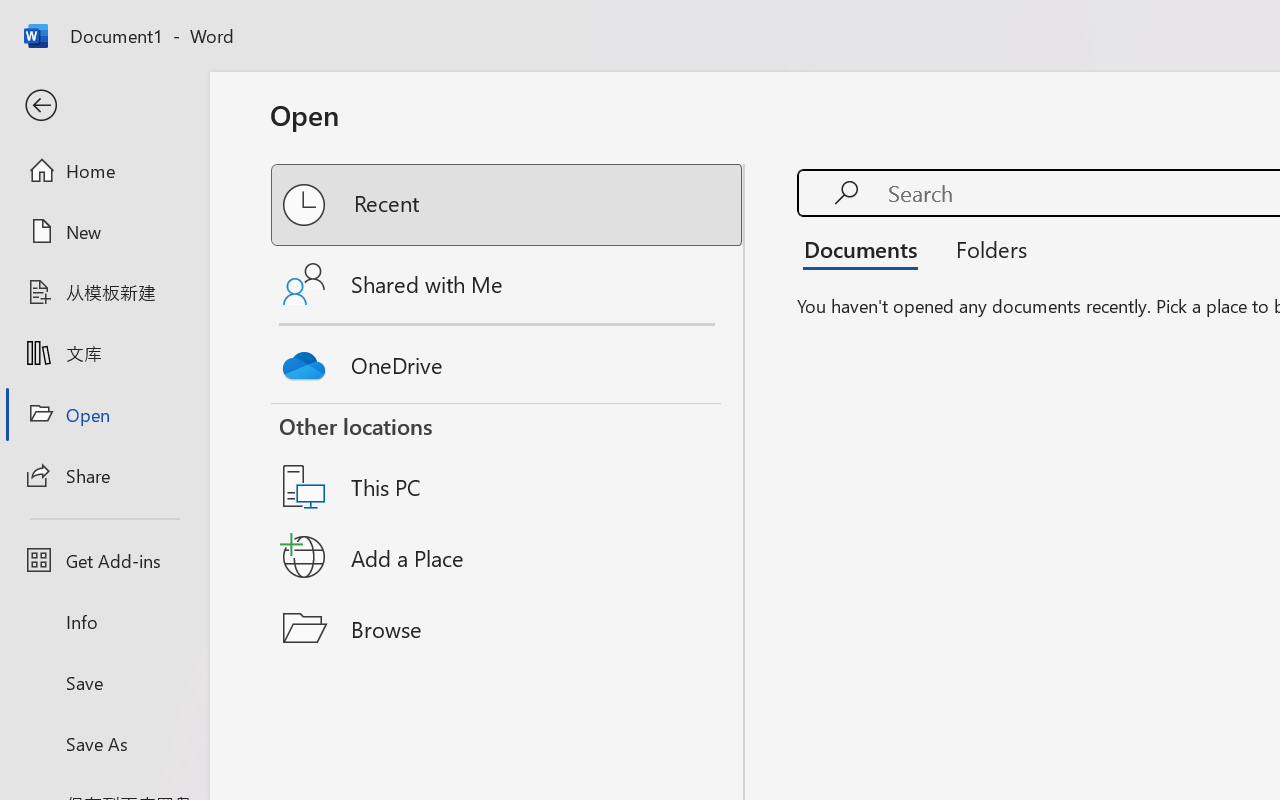 The image size is (1280, 800). Describe the element at coordinates (508, 360) in the screenshot. I see `'OneDrive'` at that location.